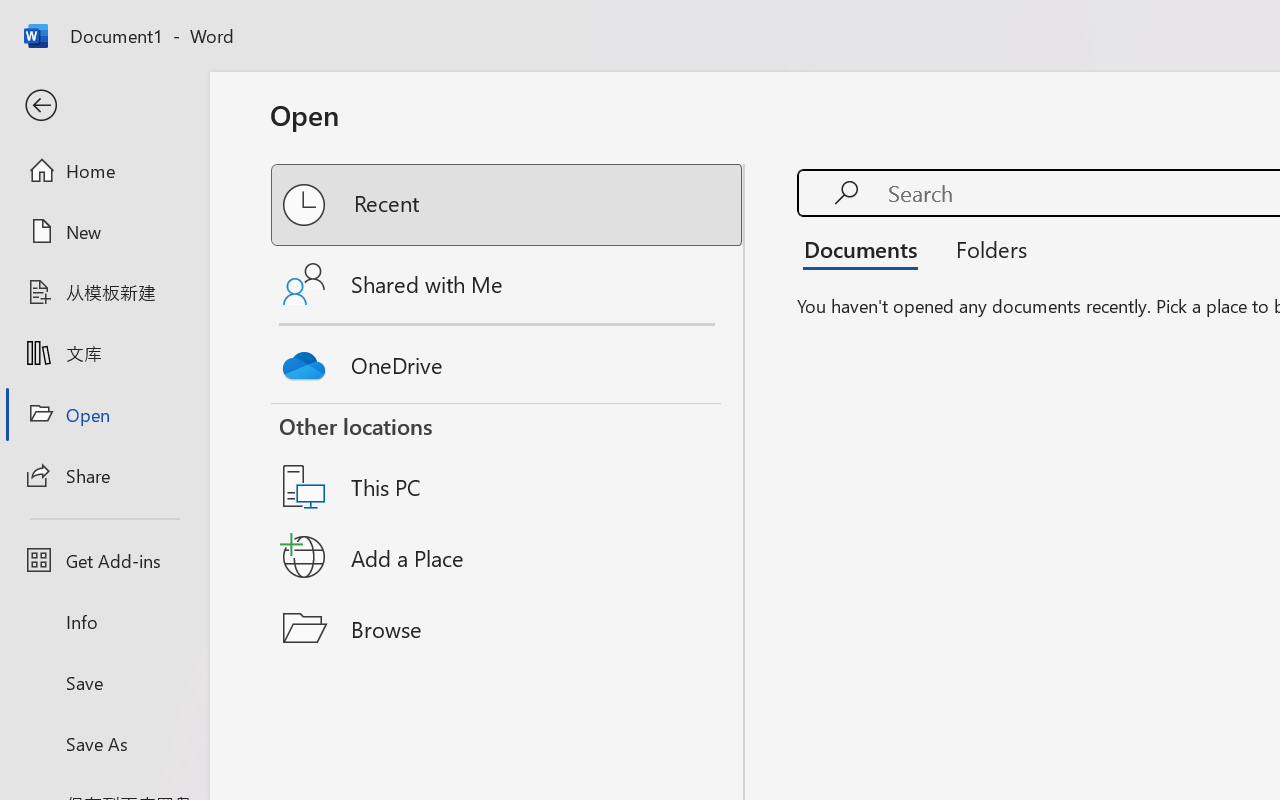 The image size is (1280, 800). Describe the element at coordinates (508, 360) in the screenshot. I see `'OneDrive'` at that location.